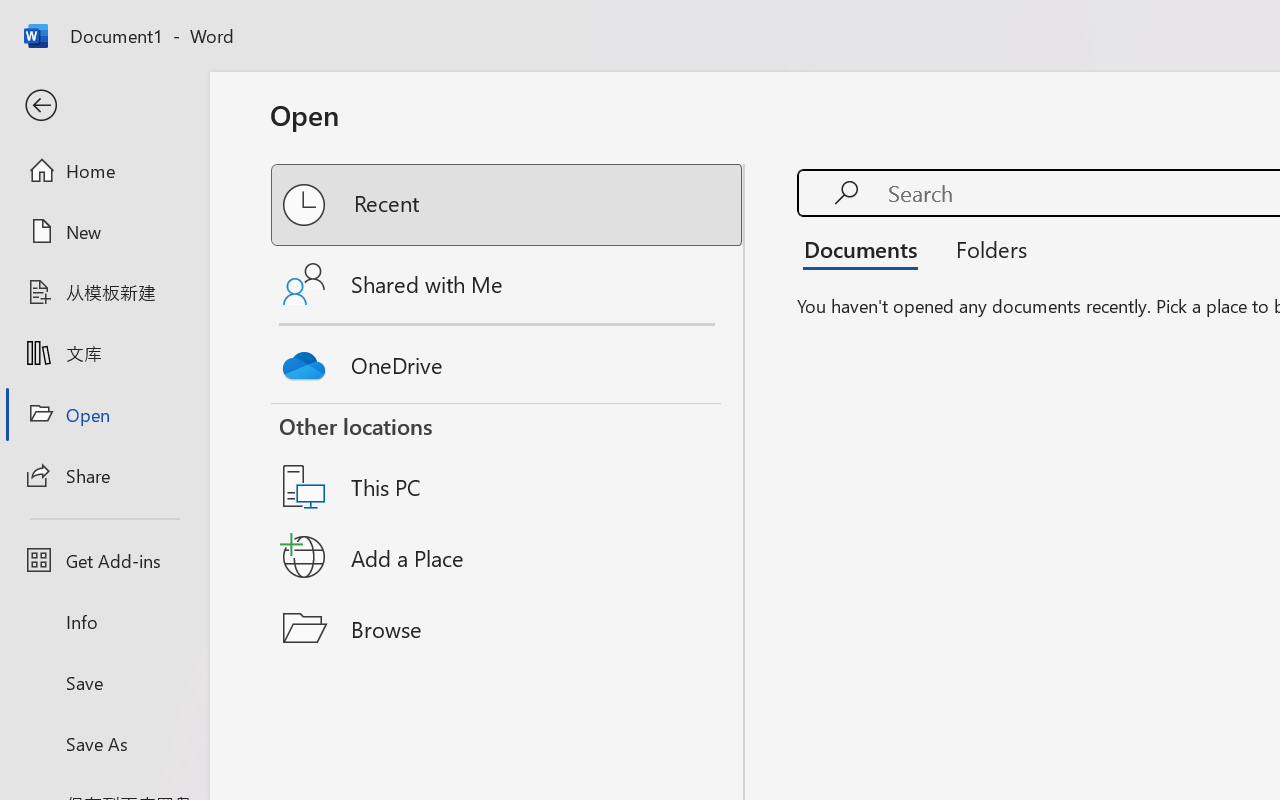 The image size is (1280, 800). Describe the element at coordinates (508, 360) in the screenshot. I see `'OneDrive'` at that location.